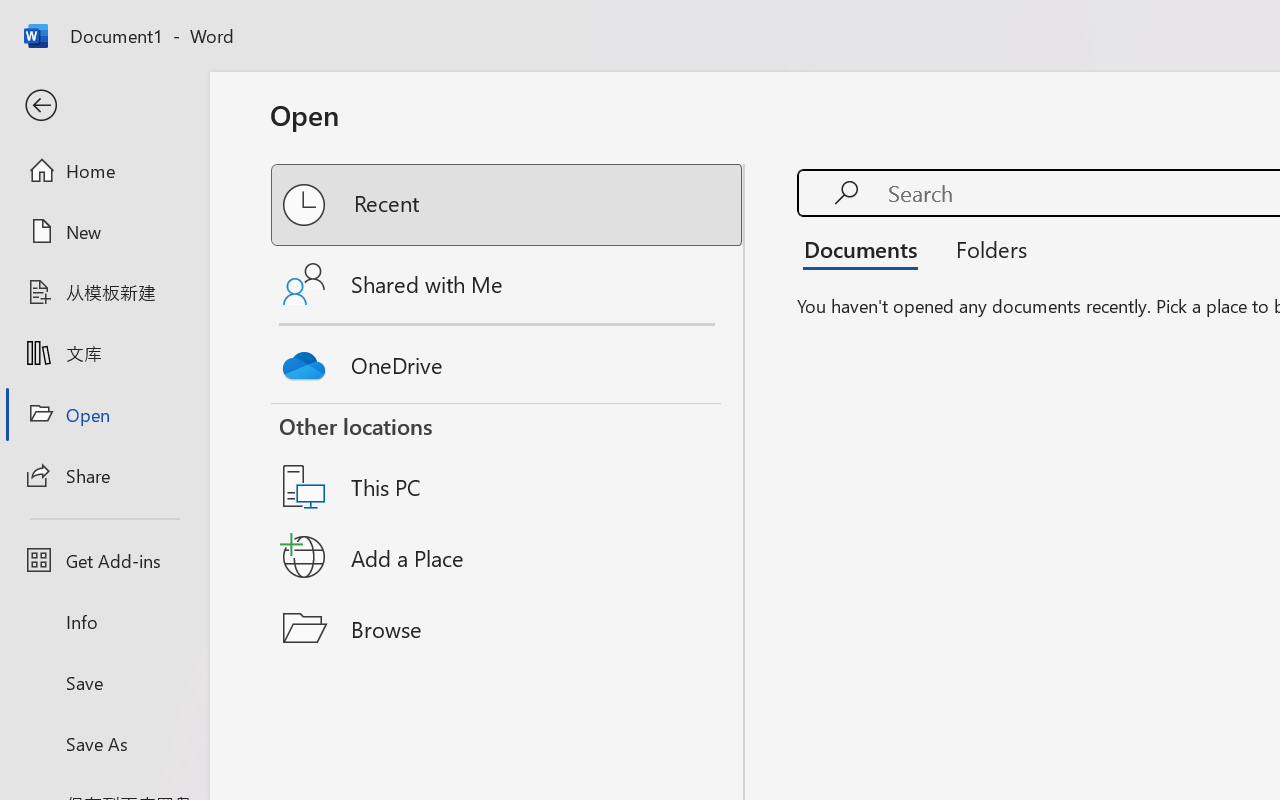 The image size is (1280, 800). Describe the element at coordinates (508, 360) in the screenshot. I see `'OneDrive'` at that location.